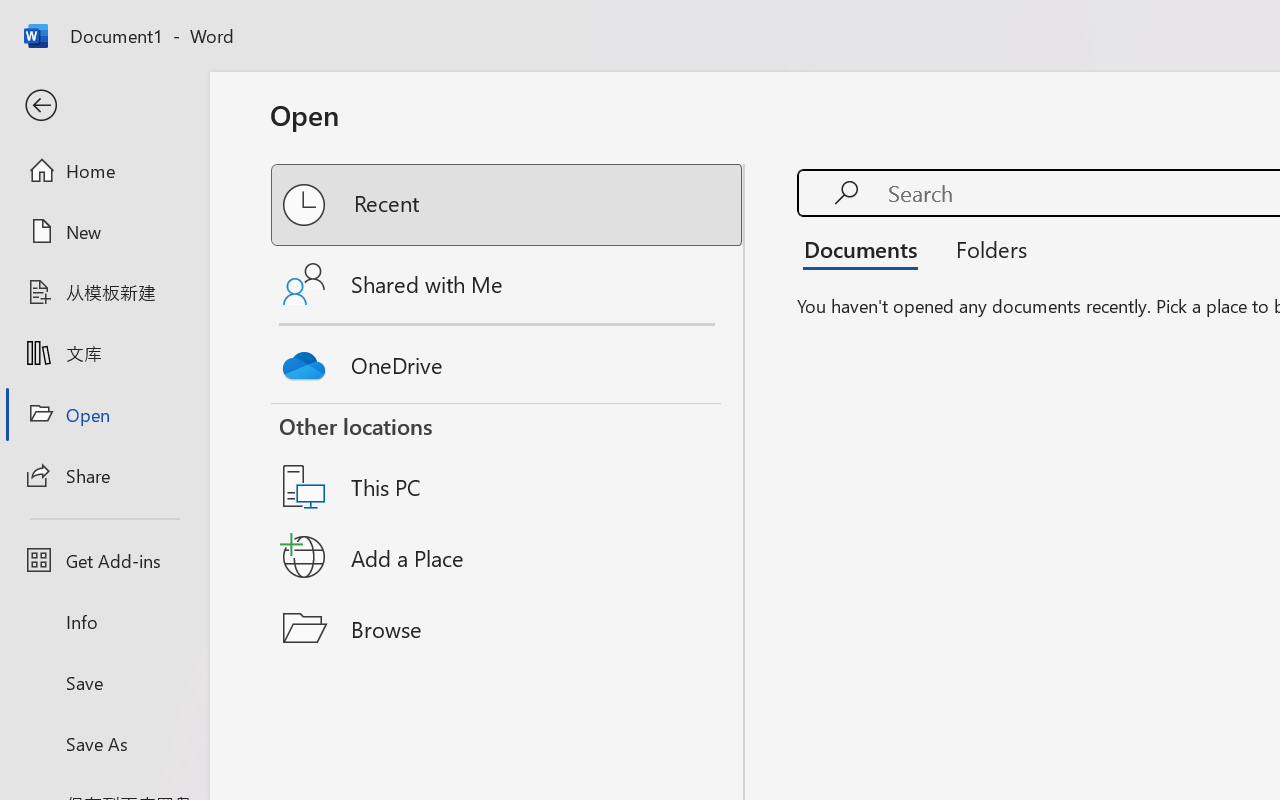 The image size is (1280, 800). Describe the element at coordinates (508, 360) in the screenshot. I see `'OneDrive'` at that location.